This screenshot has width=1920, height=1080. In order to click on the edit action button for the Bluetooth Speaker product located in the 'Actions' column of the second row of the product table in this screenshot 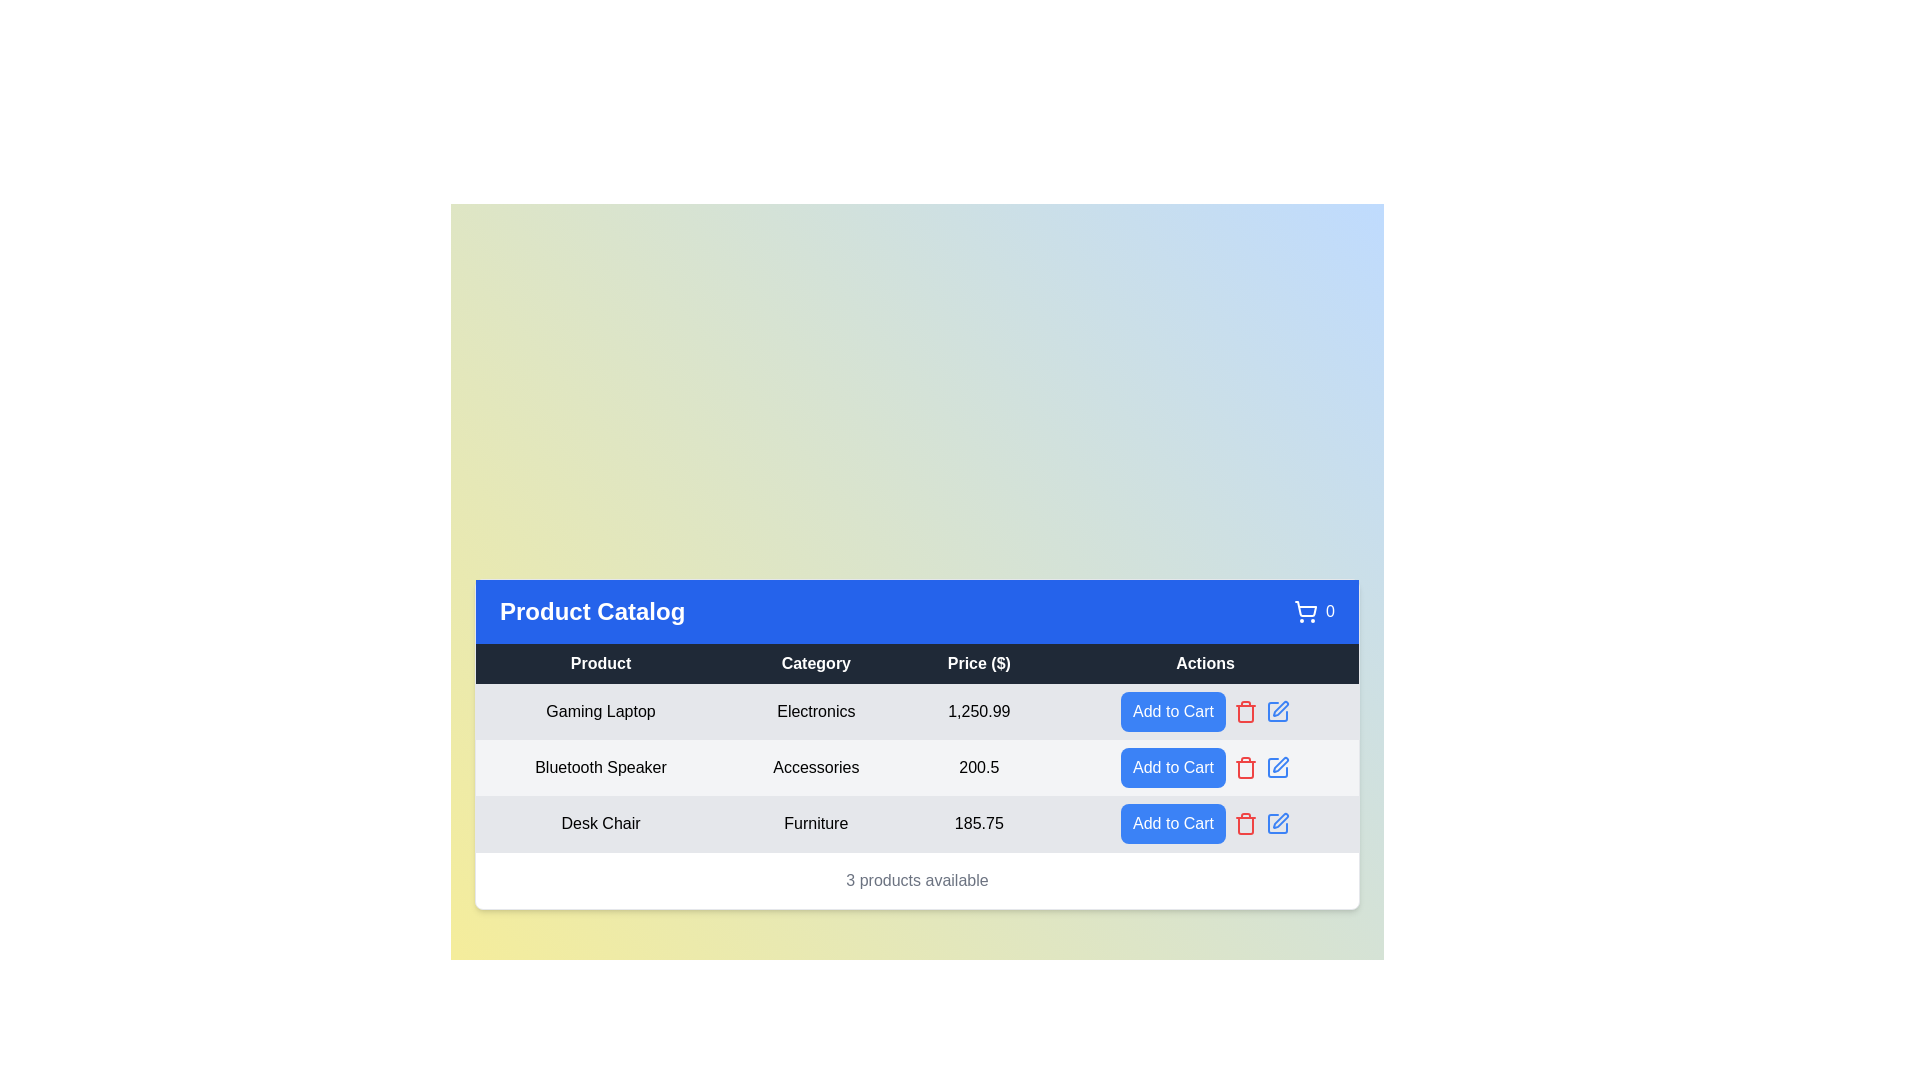, I will do `click(1276, 766)`.